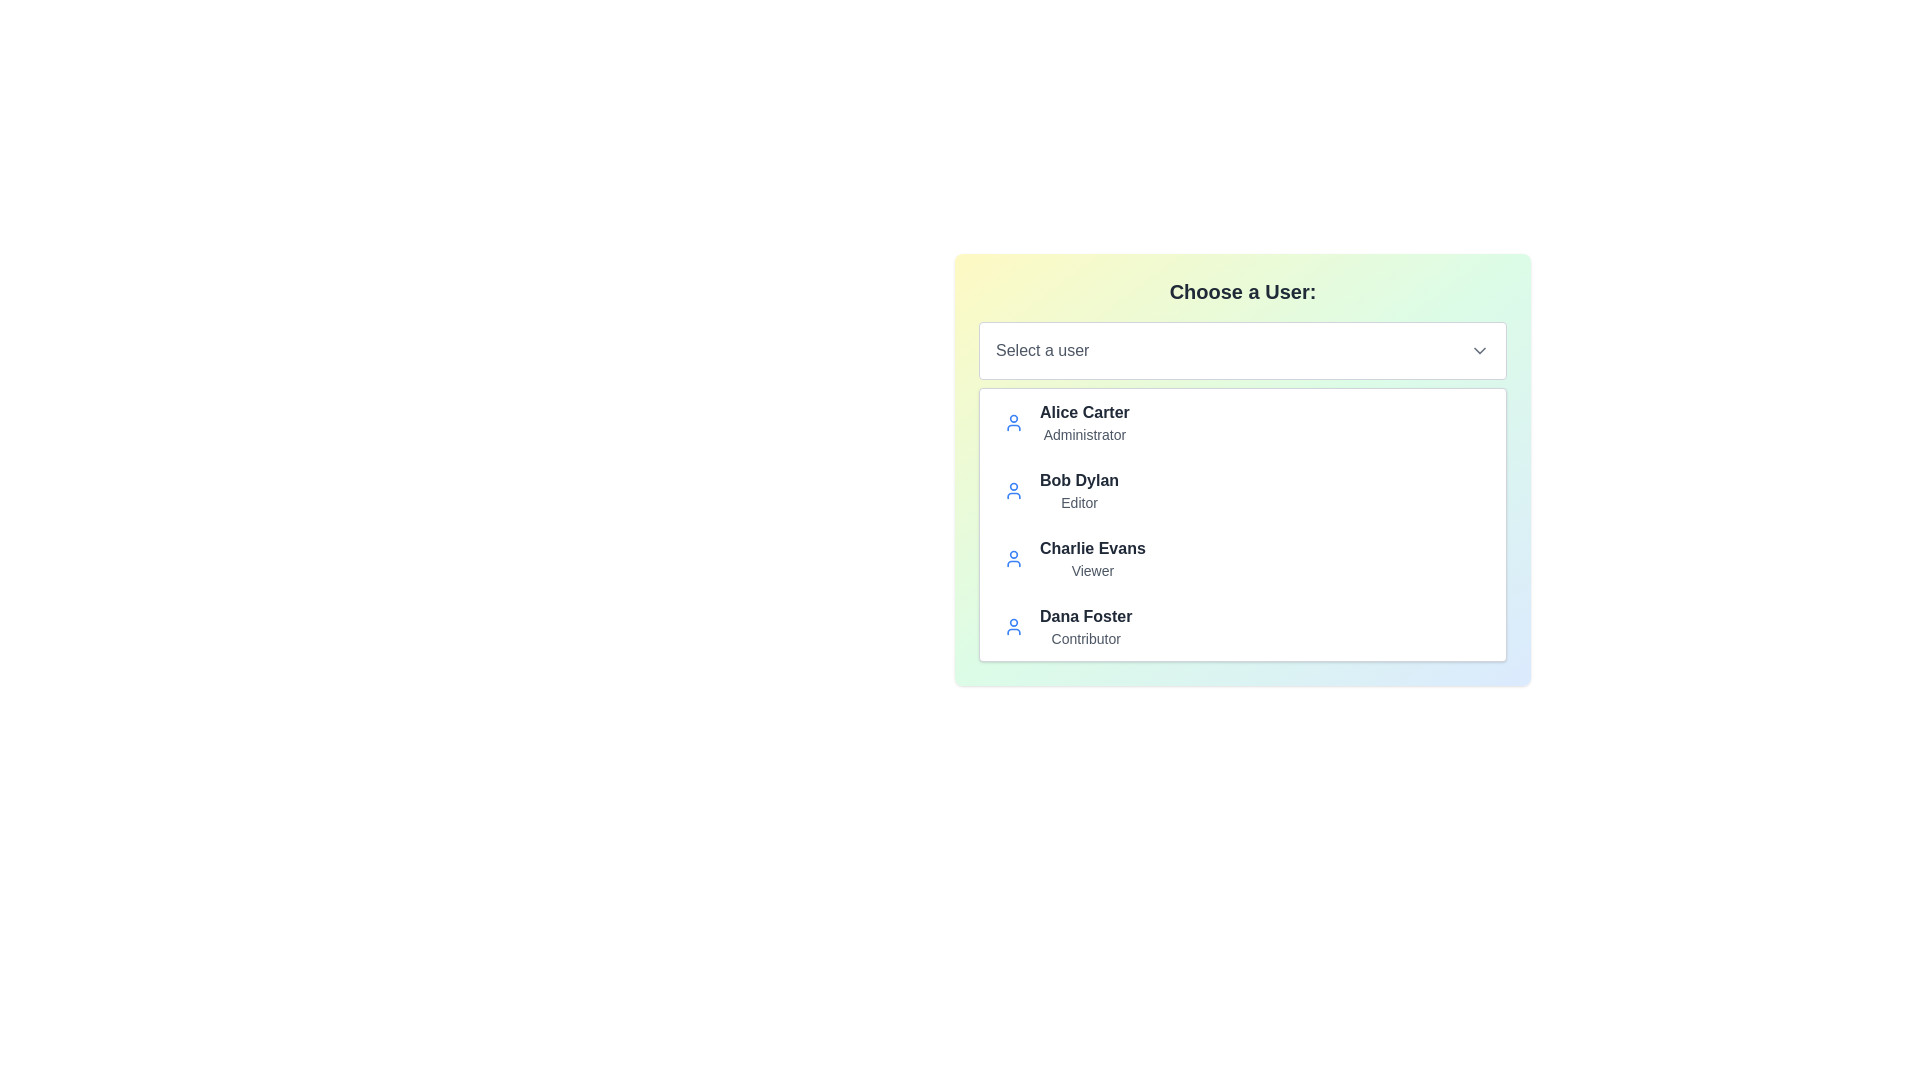  Describe the element at coordinates (1083, 411) in the screenshot. I see `the text label displaying the name 'Alice Carter' which is the first entry in the 'Choose a User' dropdown list` at that location.